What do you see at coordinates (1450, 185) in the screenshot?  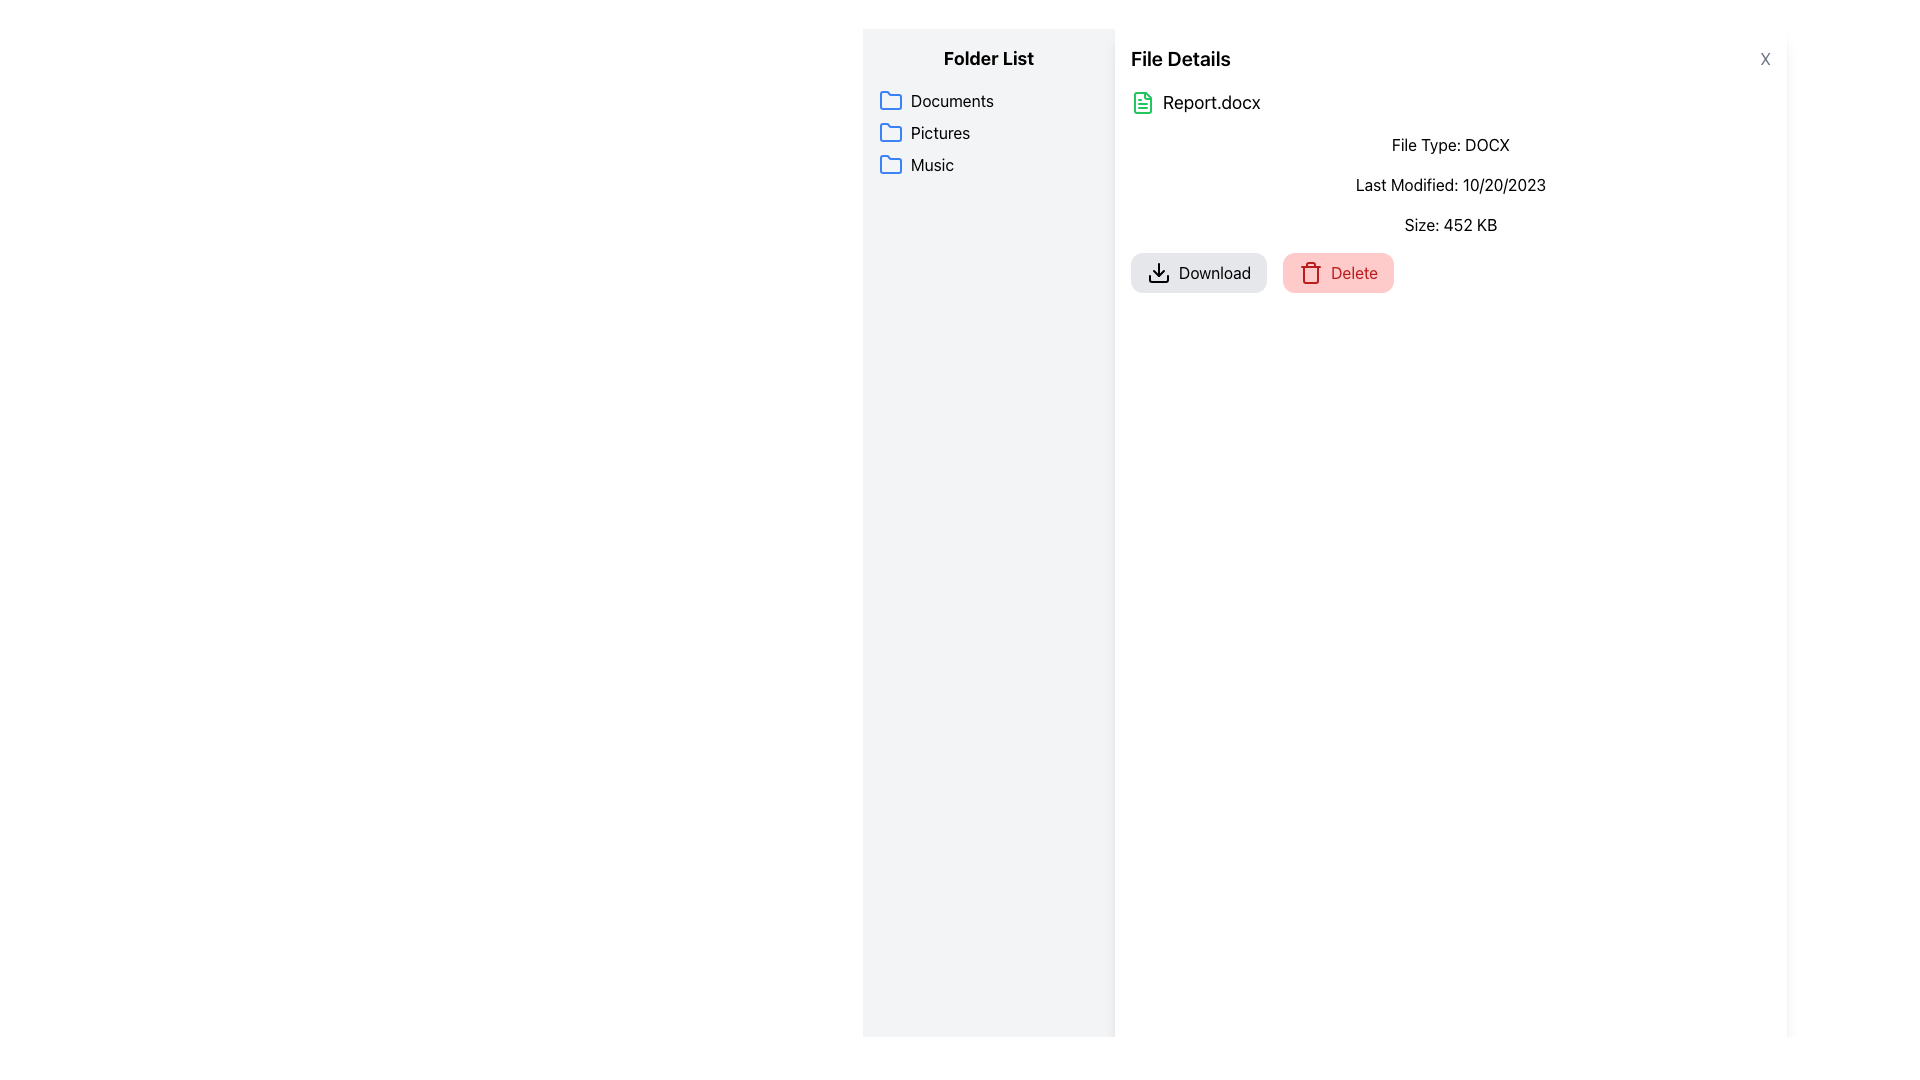 I see `the static text label displaying 'Last Modified: 10/20/2023' located in the 'File Details' information card` at bounding box center [1450, 185].